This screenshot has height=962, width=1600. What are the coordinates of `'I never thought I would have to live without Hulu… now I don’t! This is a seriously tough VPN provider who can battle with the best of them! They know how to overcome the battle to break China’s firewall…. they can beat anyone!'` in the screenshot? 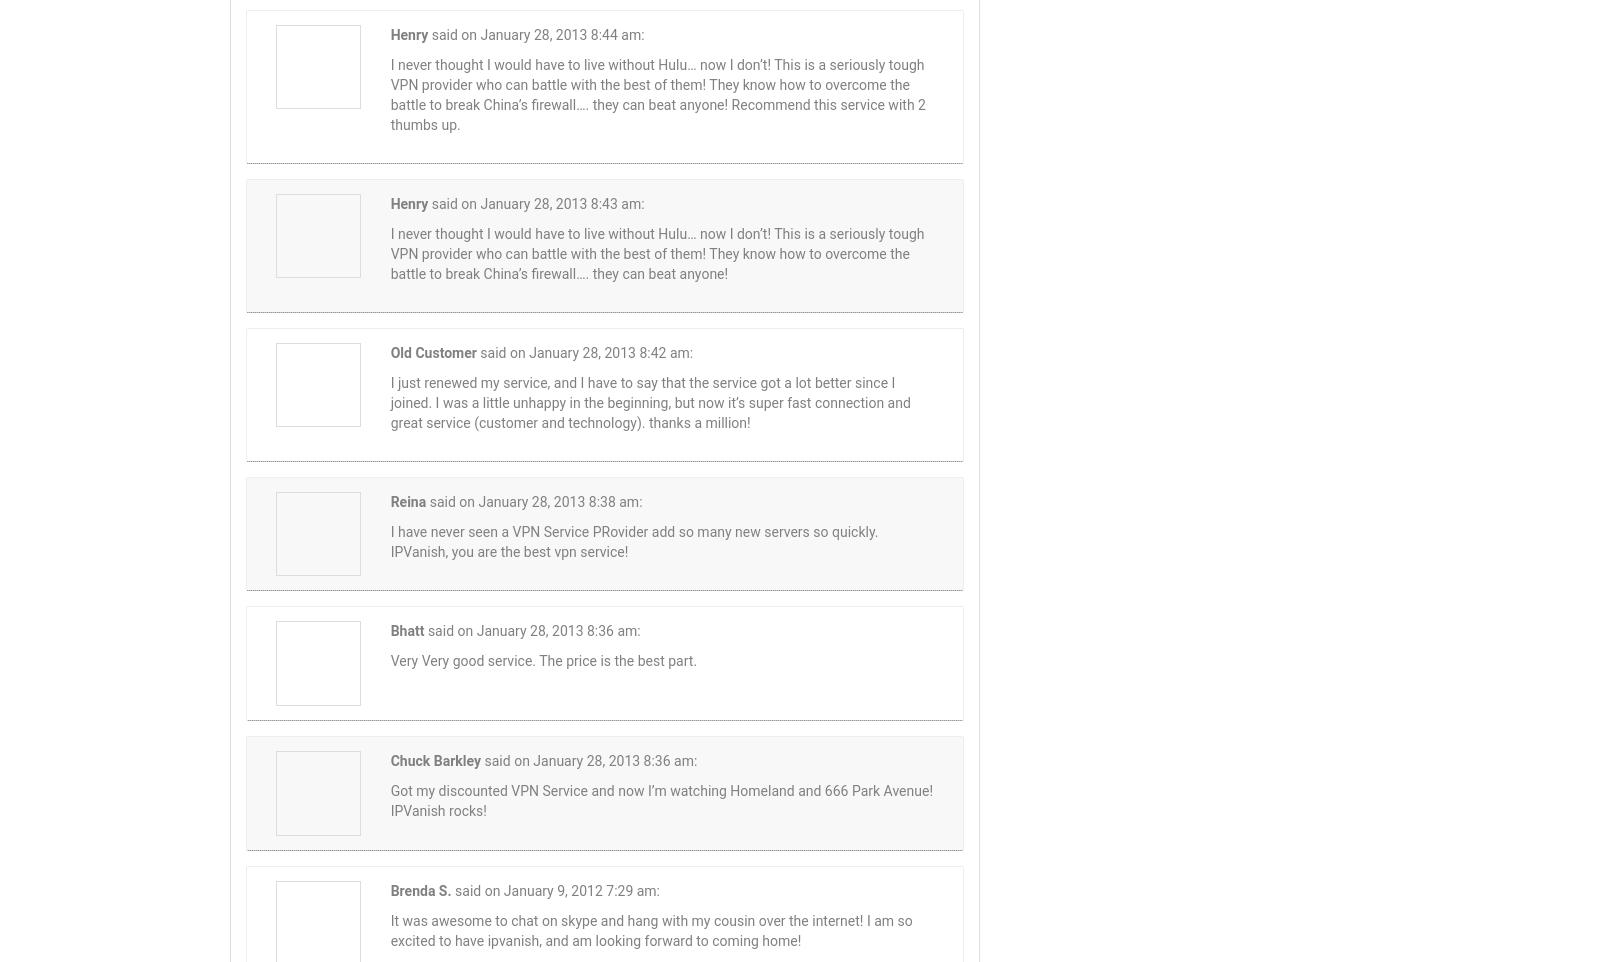 It's located at (656, 253).